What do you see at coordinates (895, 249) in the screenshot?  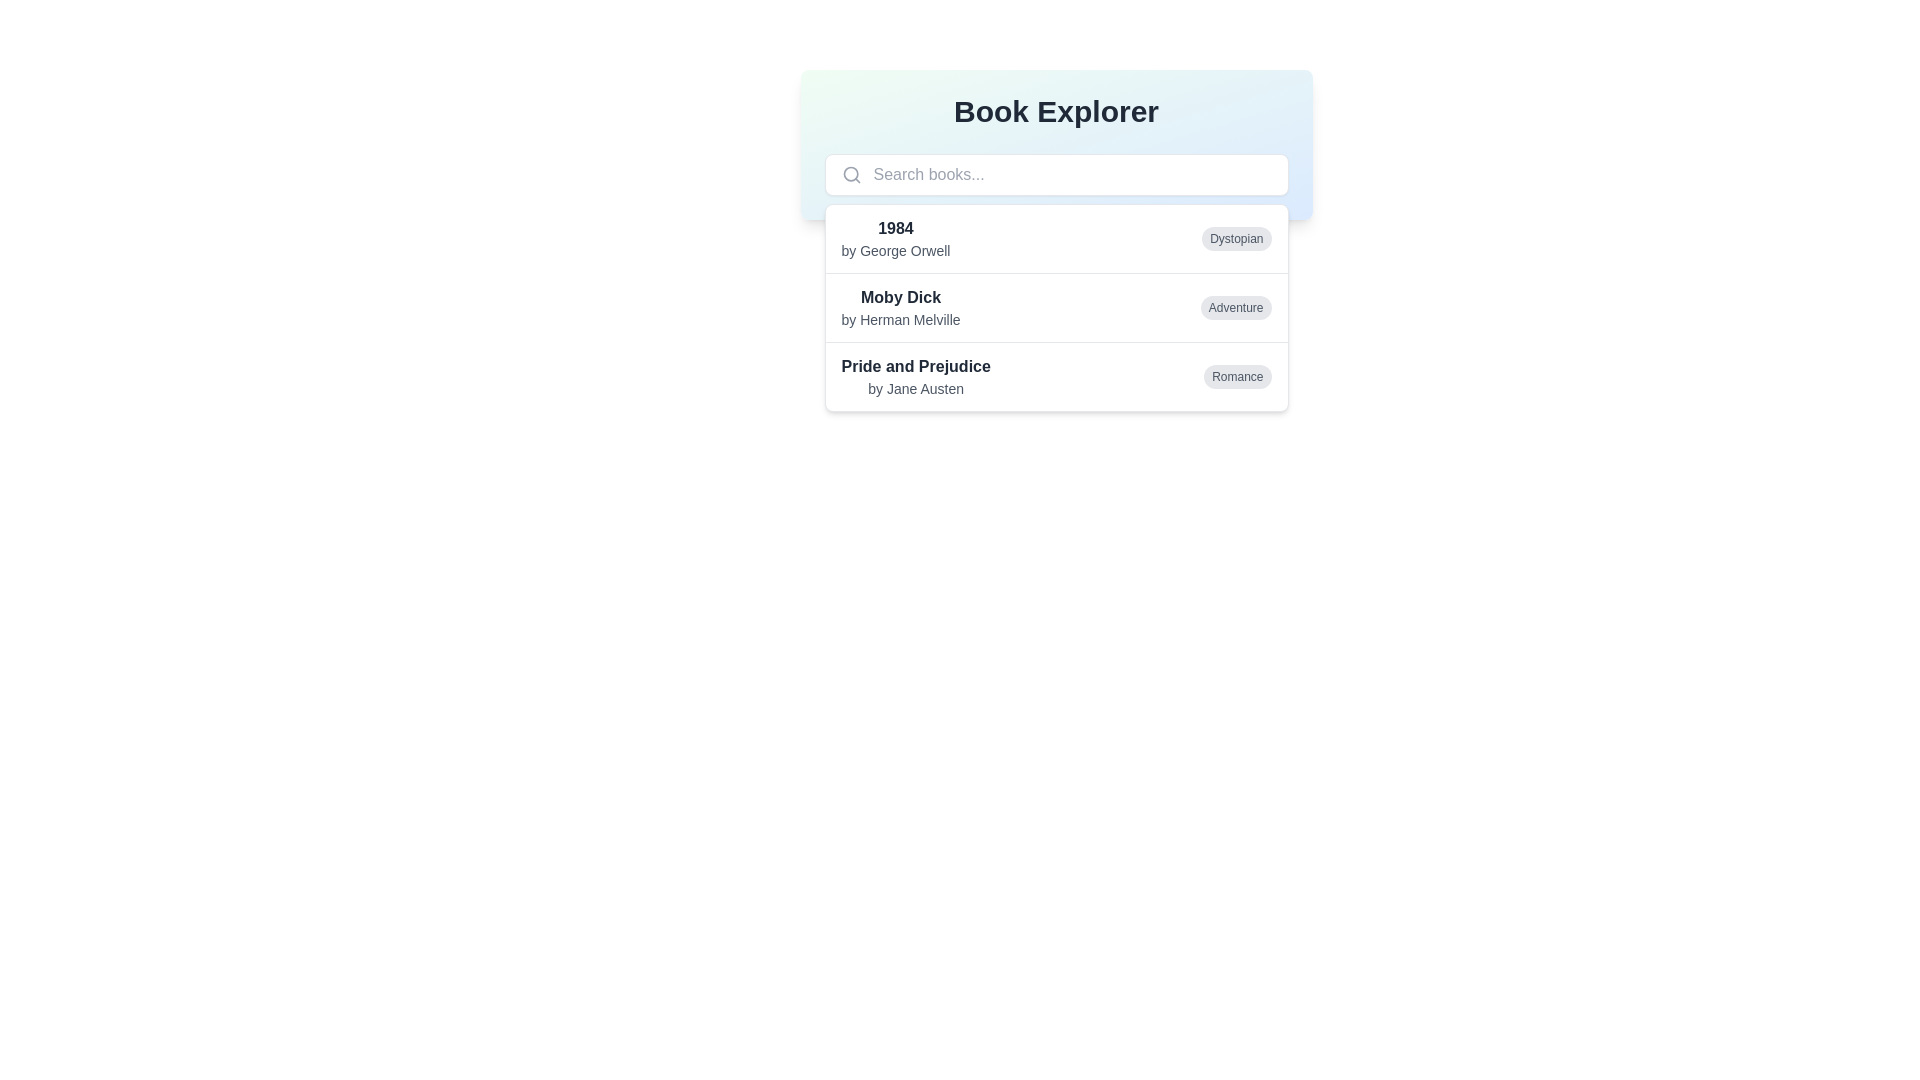 I see `authorship information text label for the book '1984', which is located below the title and above the tag 'Dystopian' in the vertical list` at bounding box center [895, 249].